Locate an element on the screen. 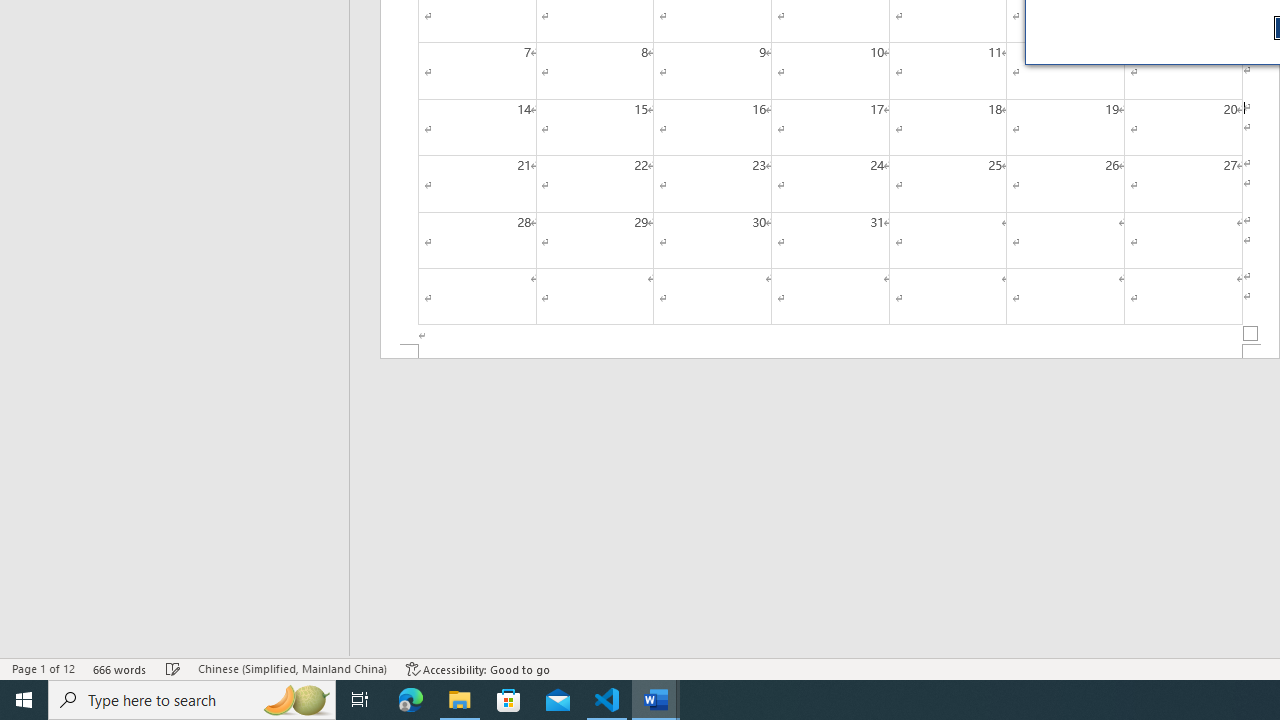  'Microsoft Edge' is located at coordinates (410, 698).